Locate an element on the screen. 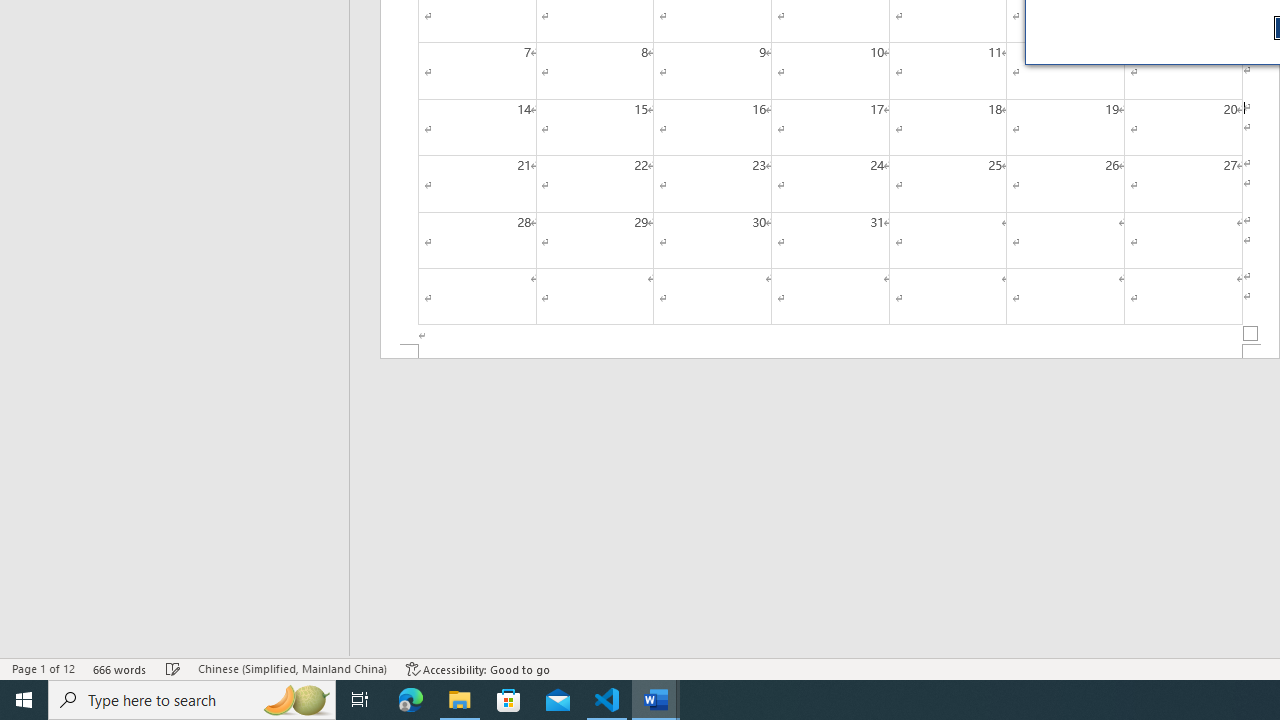  'Microsoft Edge' is located at coordinates (410, 698).